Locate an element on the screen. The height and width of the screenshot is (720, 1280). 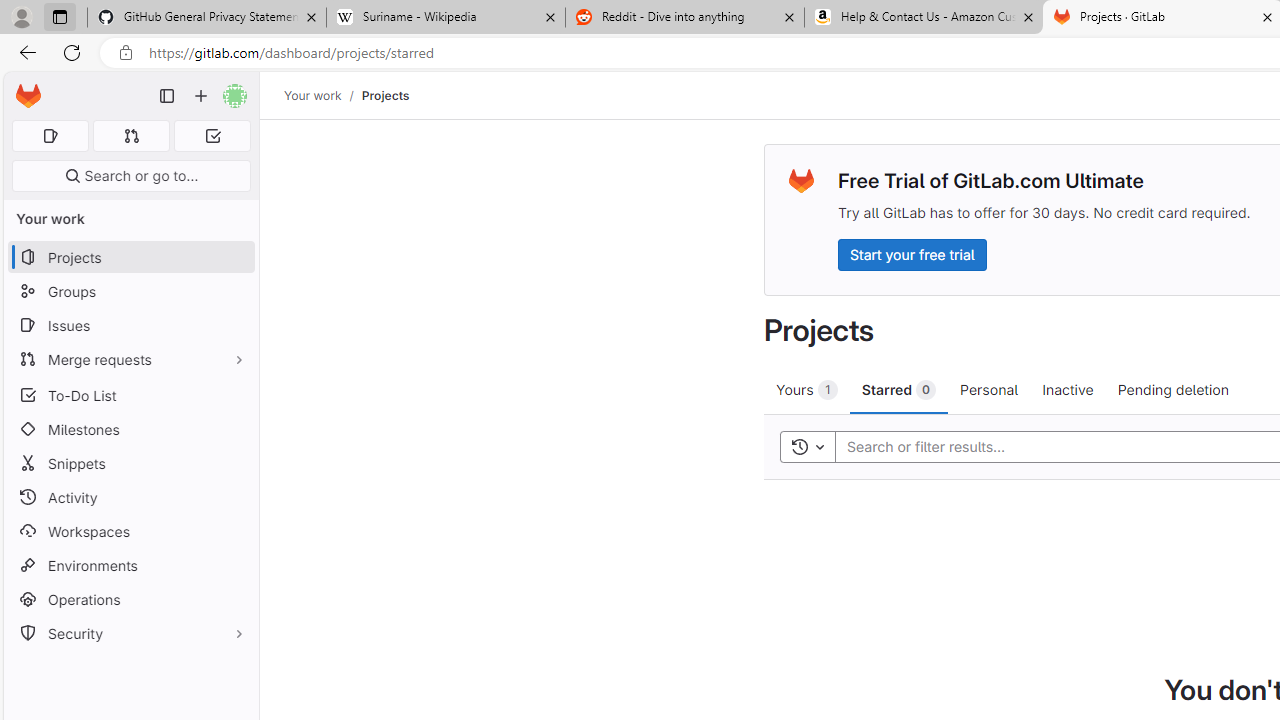
'Starred 0' is located at coordinates (897, 389).